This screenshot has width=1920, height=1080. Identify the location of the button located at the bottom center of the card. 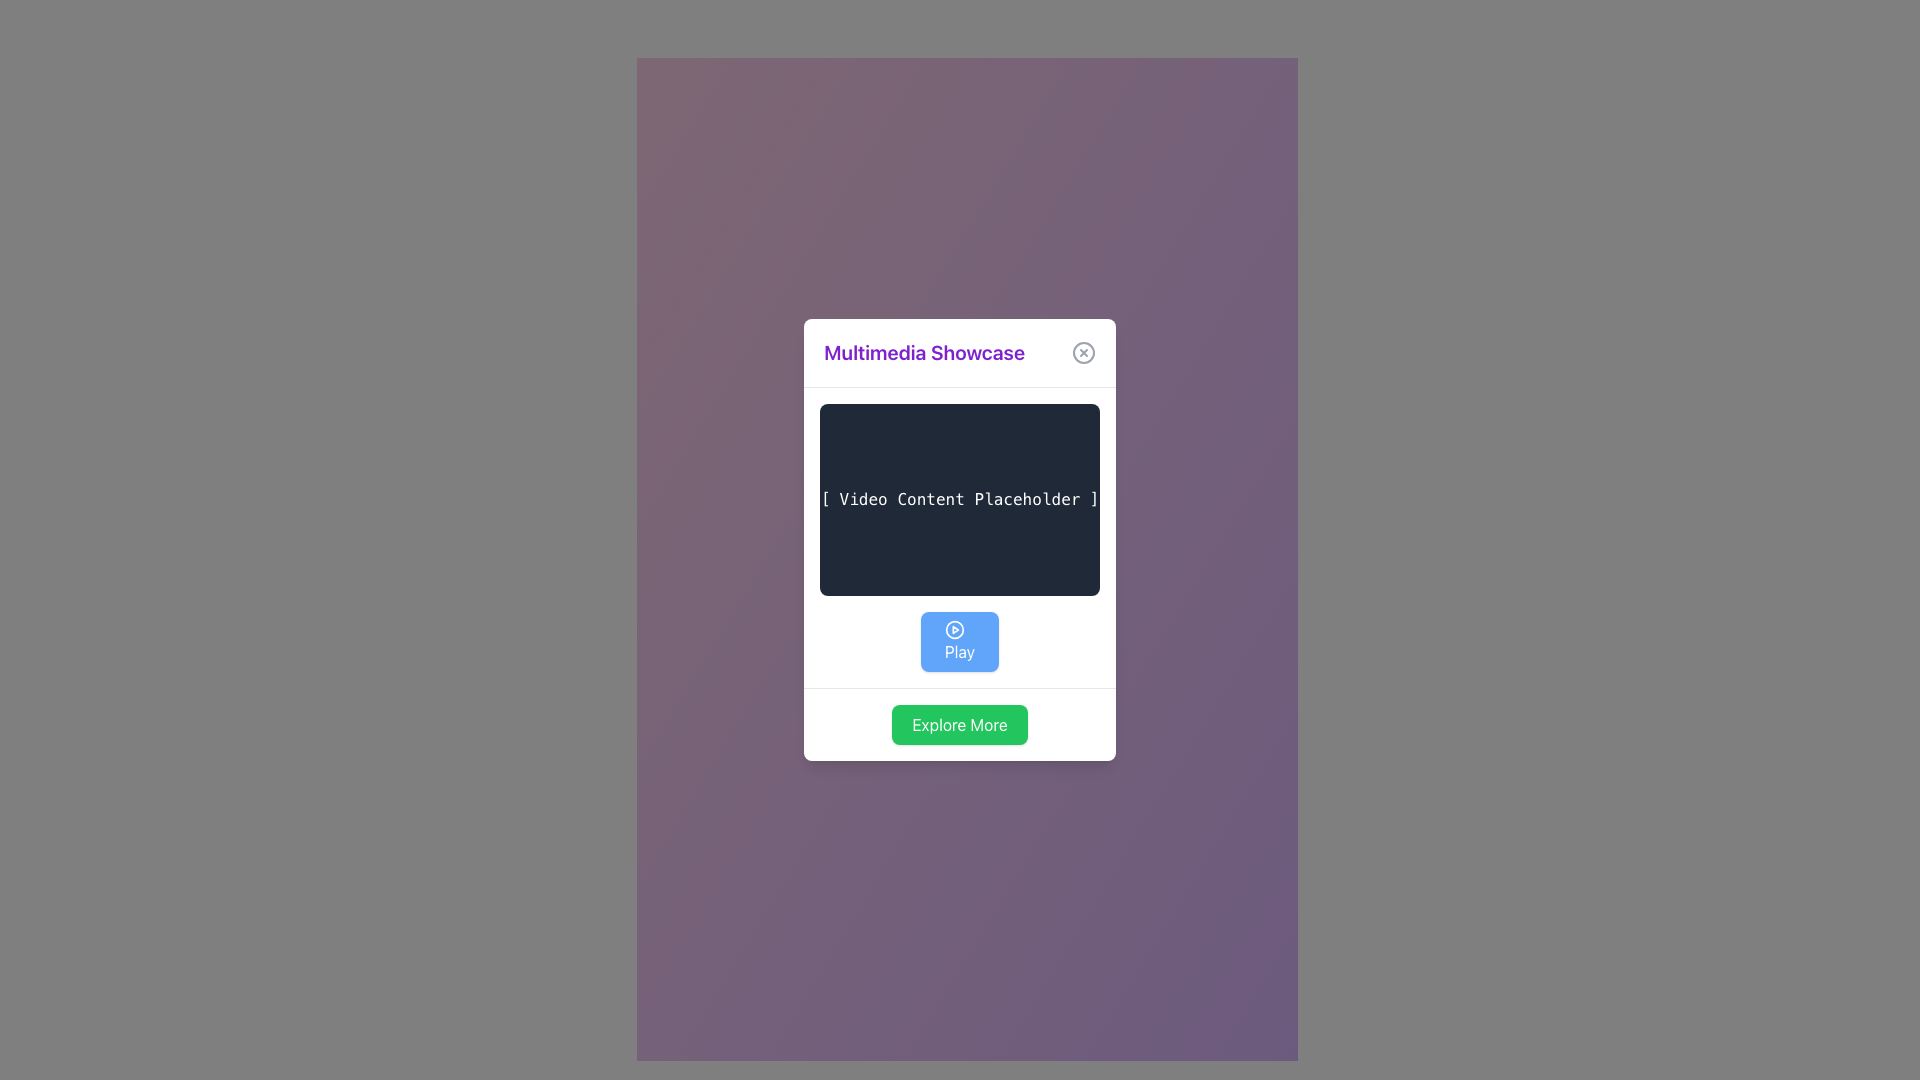
(960, 725).